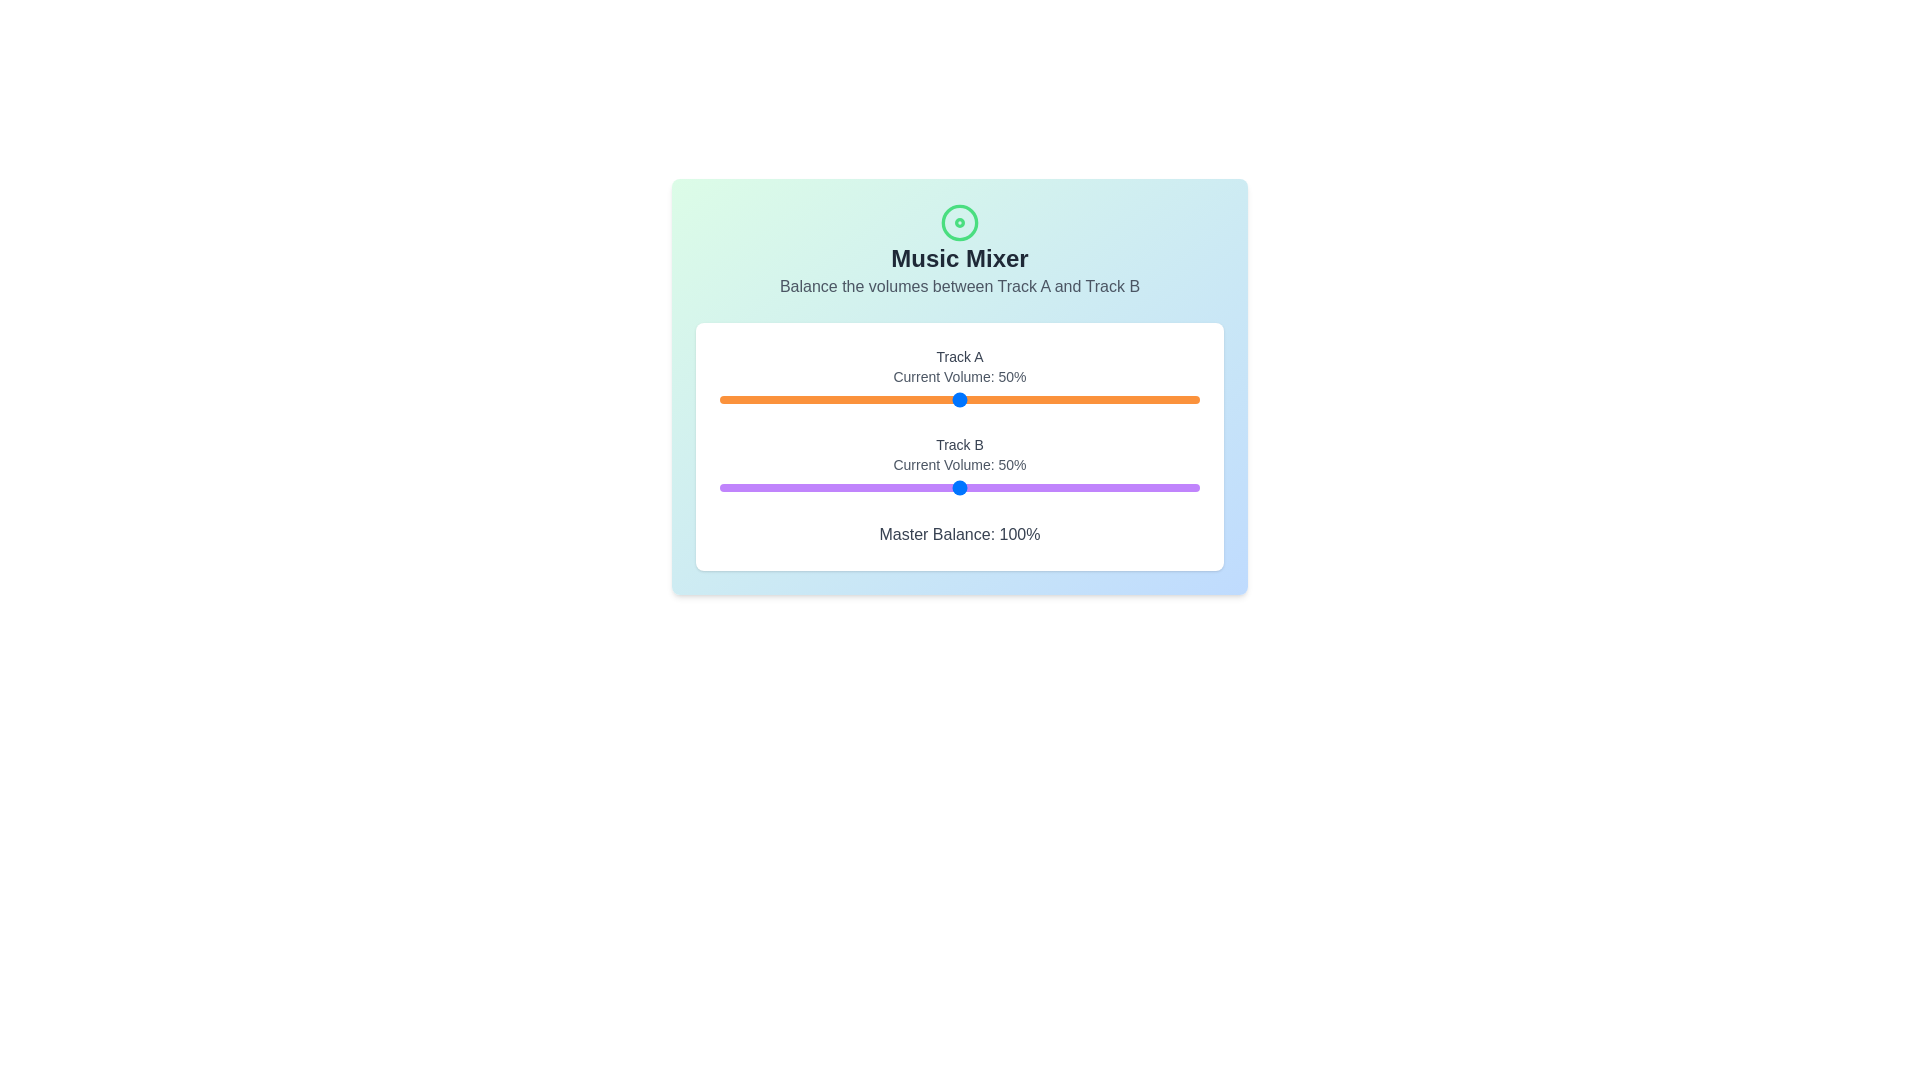  Describe the element at coordinates (1176, 488) in the screenshot. I see `the volume slider for Track B to 95%` at that location.